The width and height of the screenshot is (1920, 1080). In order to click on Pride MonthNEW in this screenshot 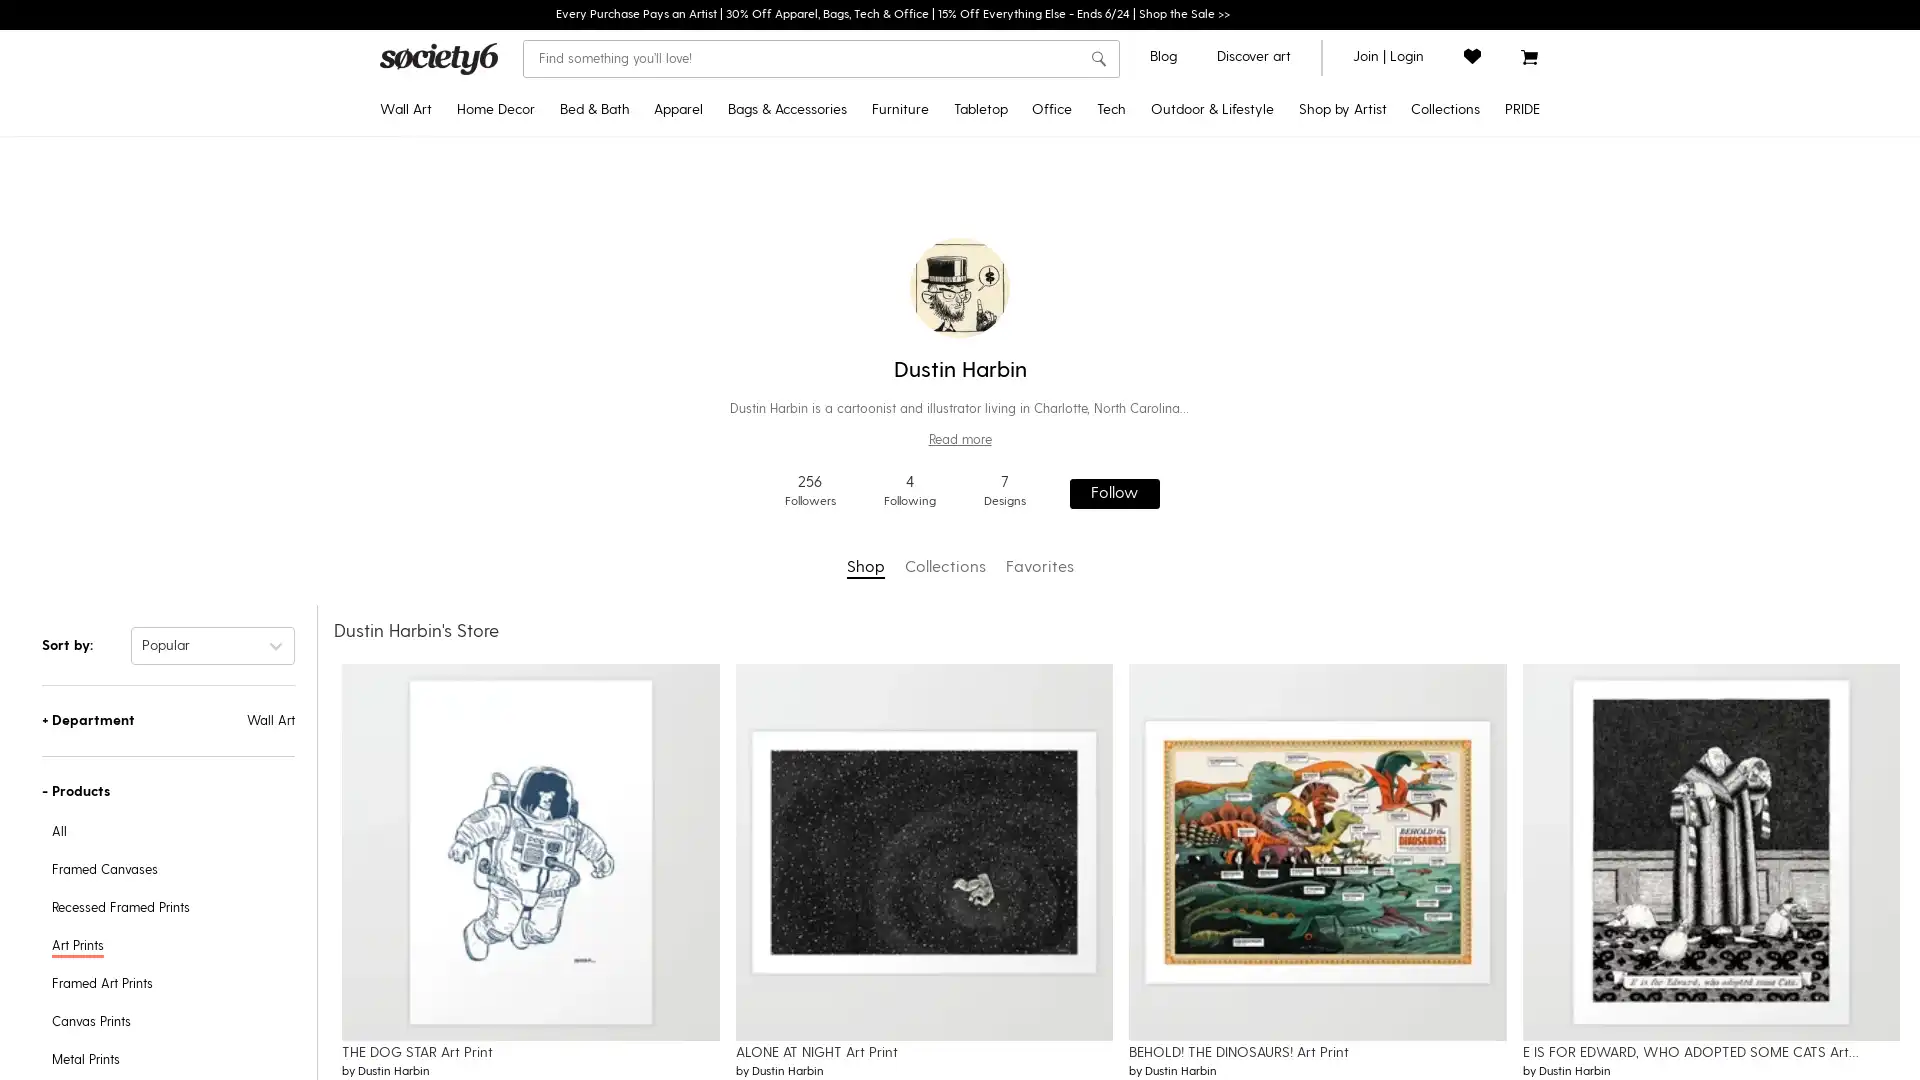, I will do `click(1371, 160)`.